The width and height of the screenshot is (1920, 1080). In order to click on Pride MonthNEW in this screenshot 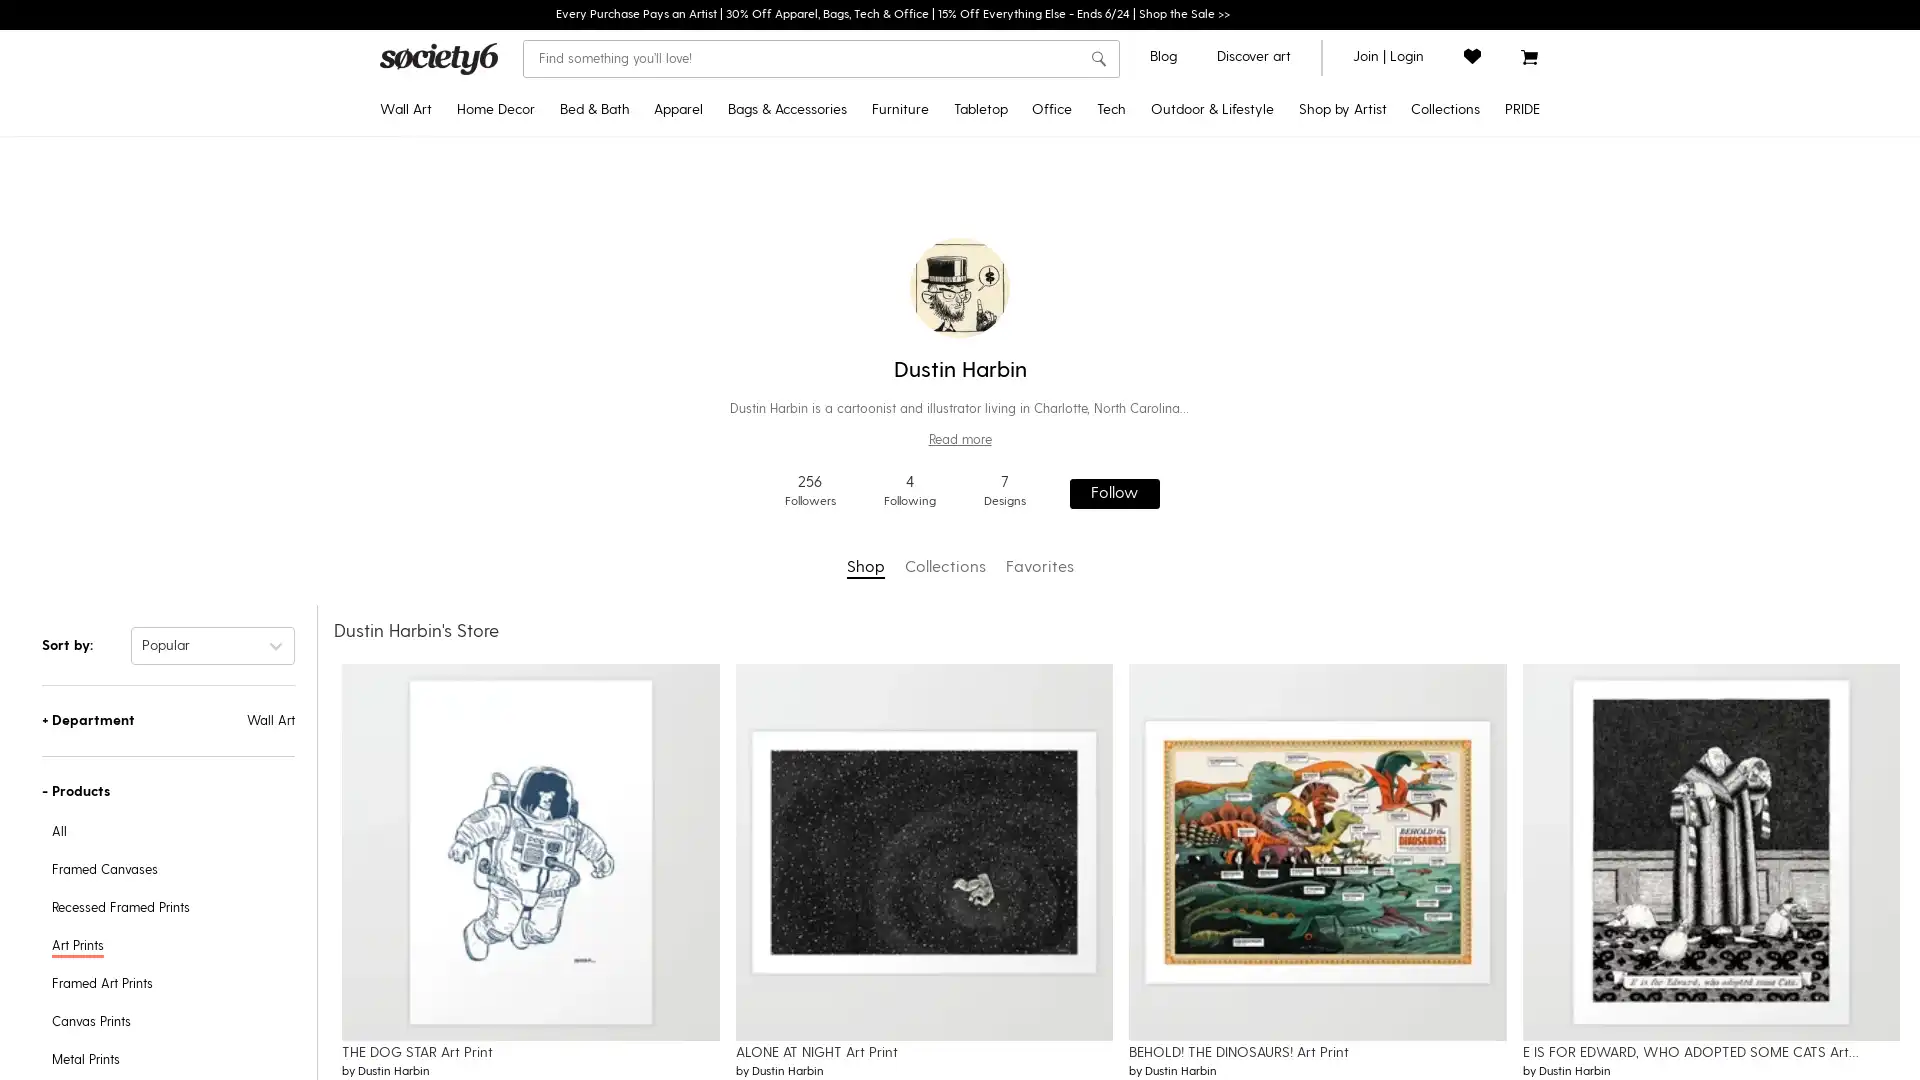, I will do `click(1371, 160)`.